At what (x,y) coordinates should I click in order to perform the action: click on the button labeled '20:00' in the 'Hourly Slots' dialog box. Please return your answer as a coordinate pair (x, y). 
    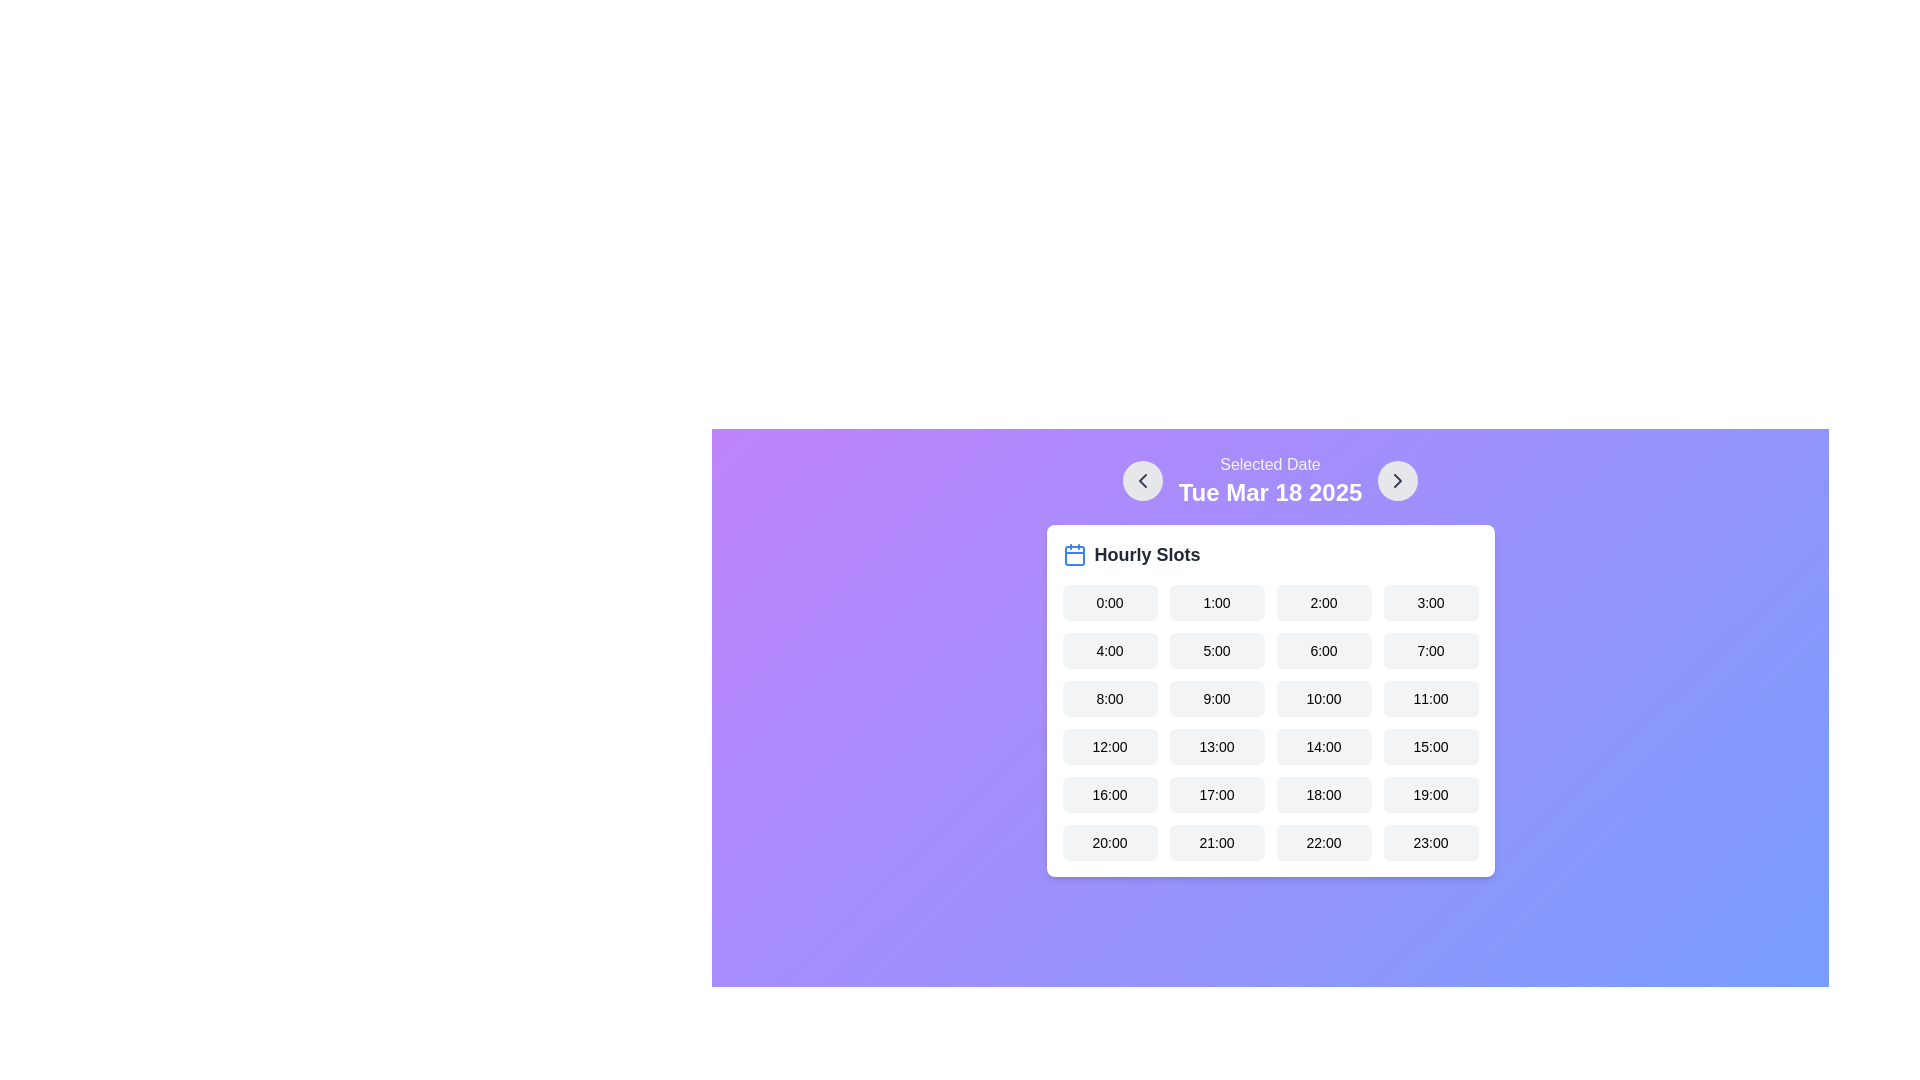
    Looking at the image, I should click on (1108, 843).